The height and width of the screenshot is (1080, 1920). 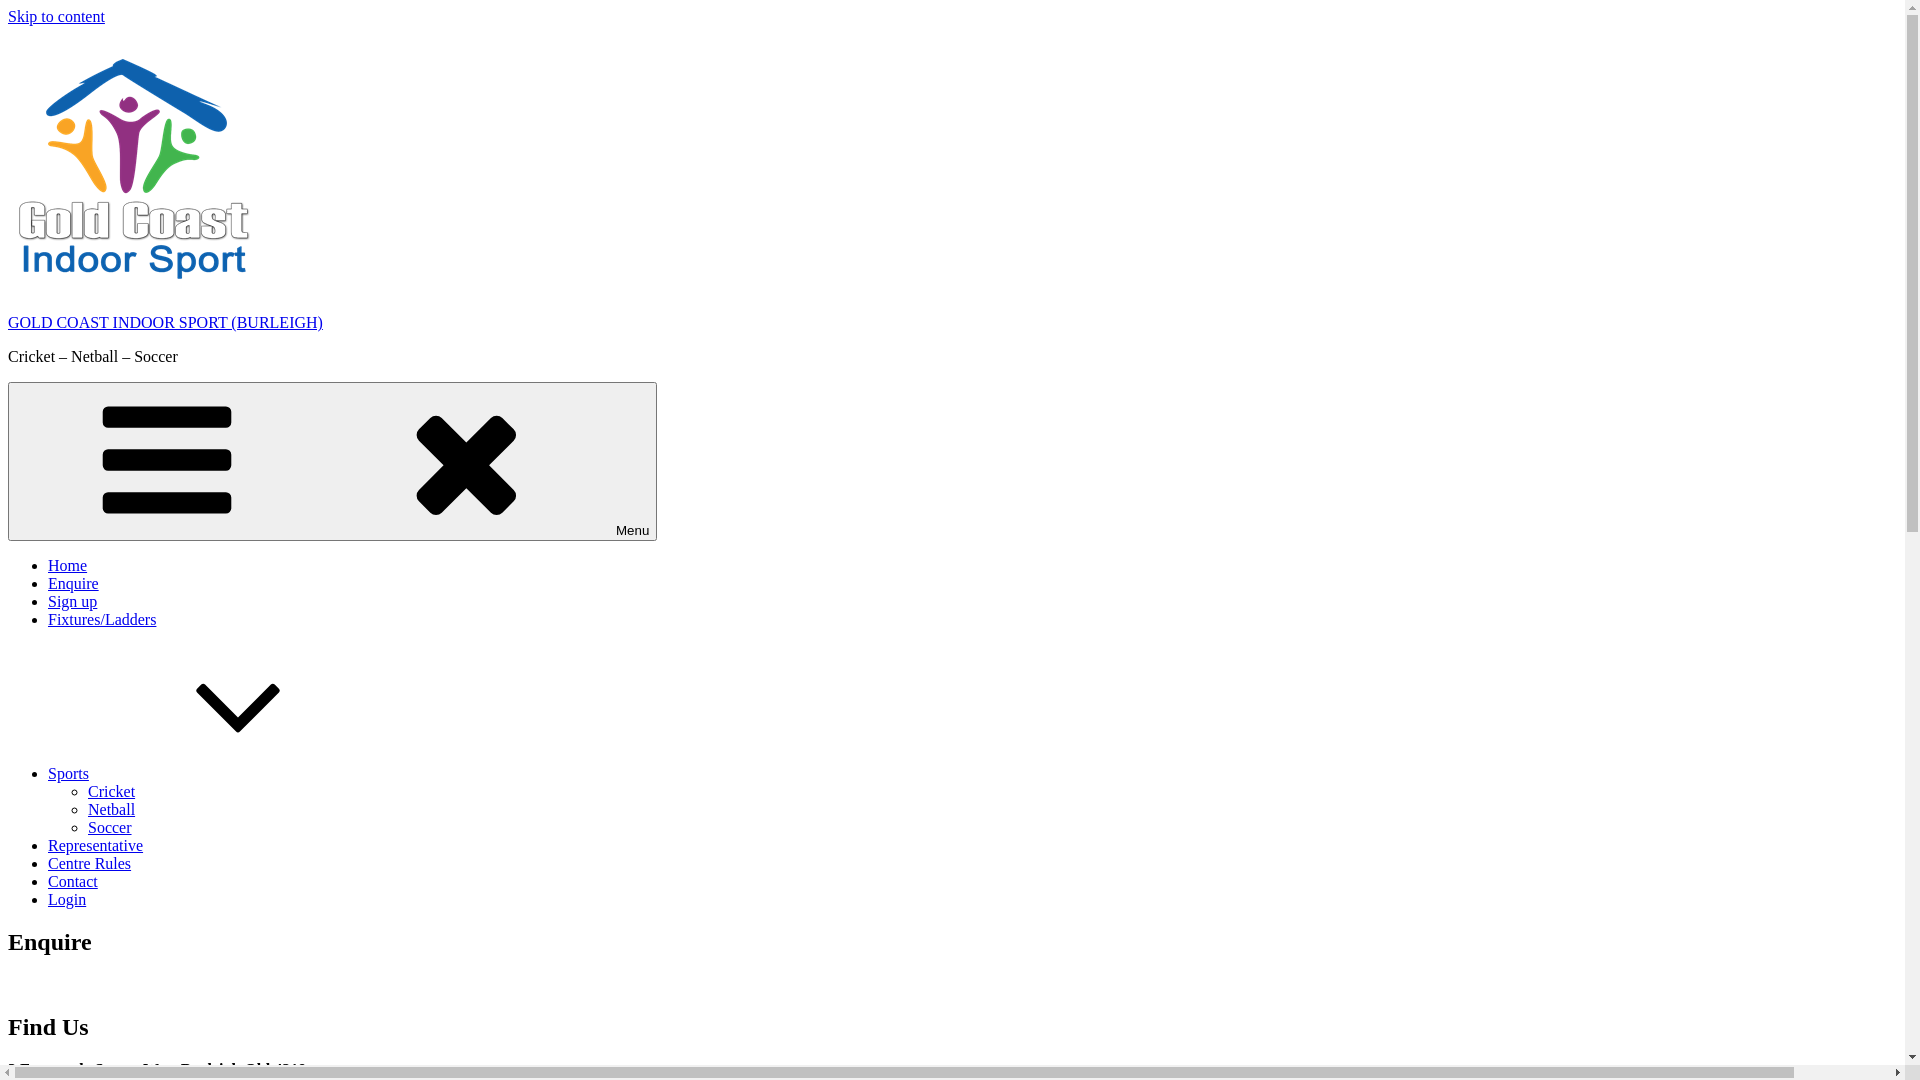 What do you see at coordinates (48, 618) in the screenshot?
I see `'Fixtures/Ladders'` at bounding box center [48, 618].